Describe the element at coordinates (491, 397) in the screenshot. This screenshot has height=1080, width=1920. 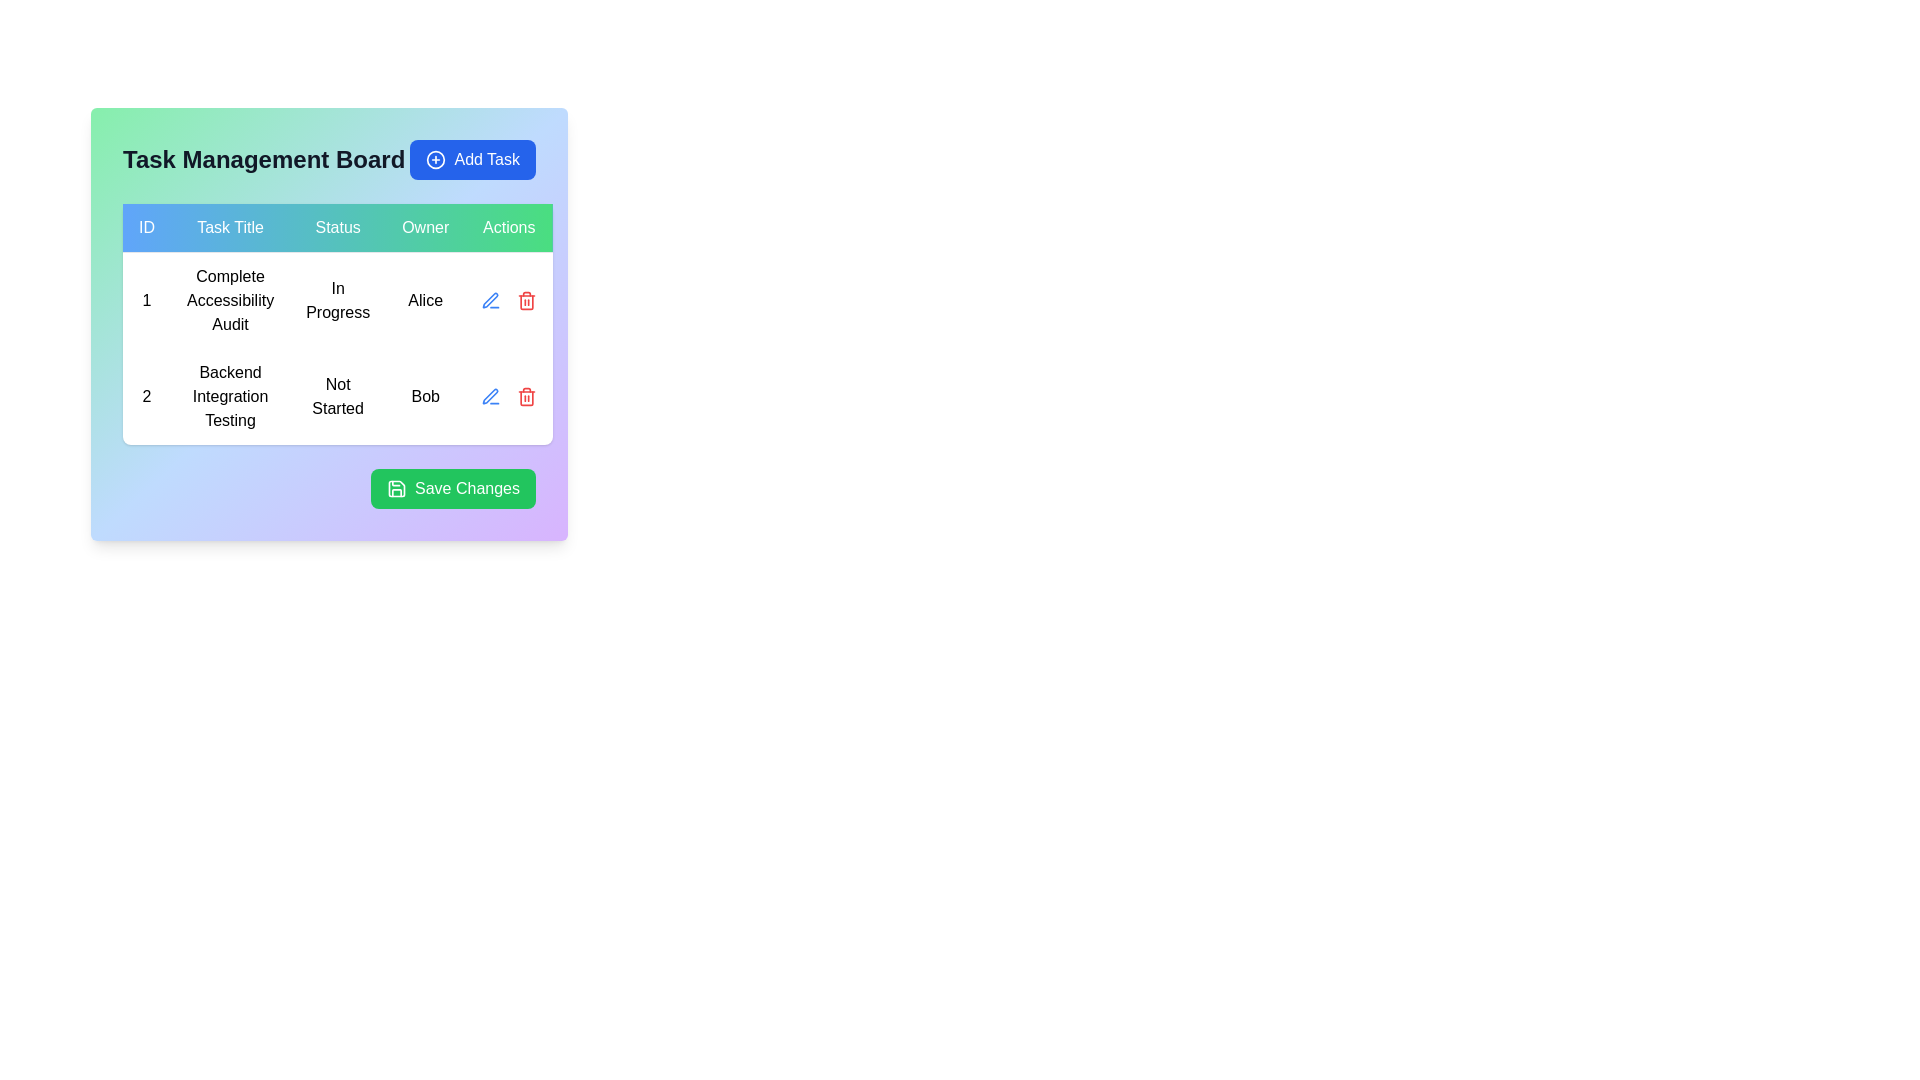
I see `the leftmost icon button in the 'Actions' column for the task 'Complete Accessibility Audit'` at that location.